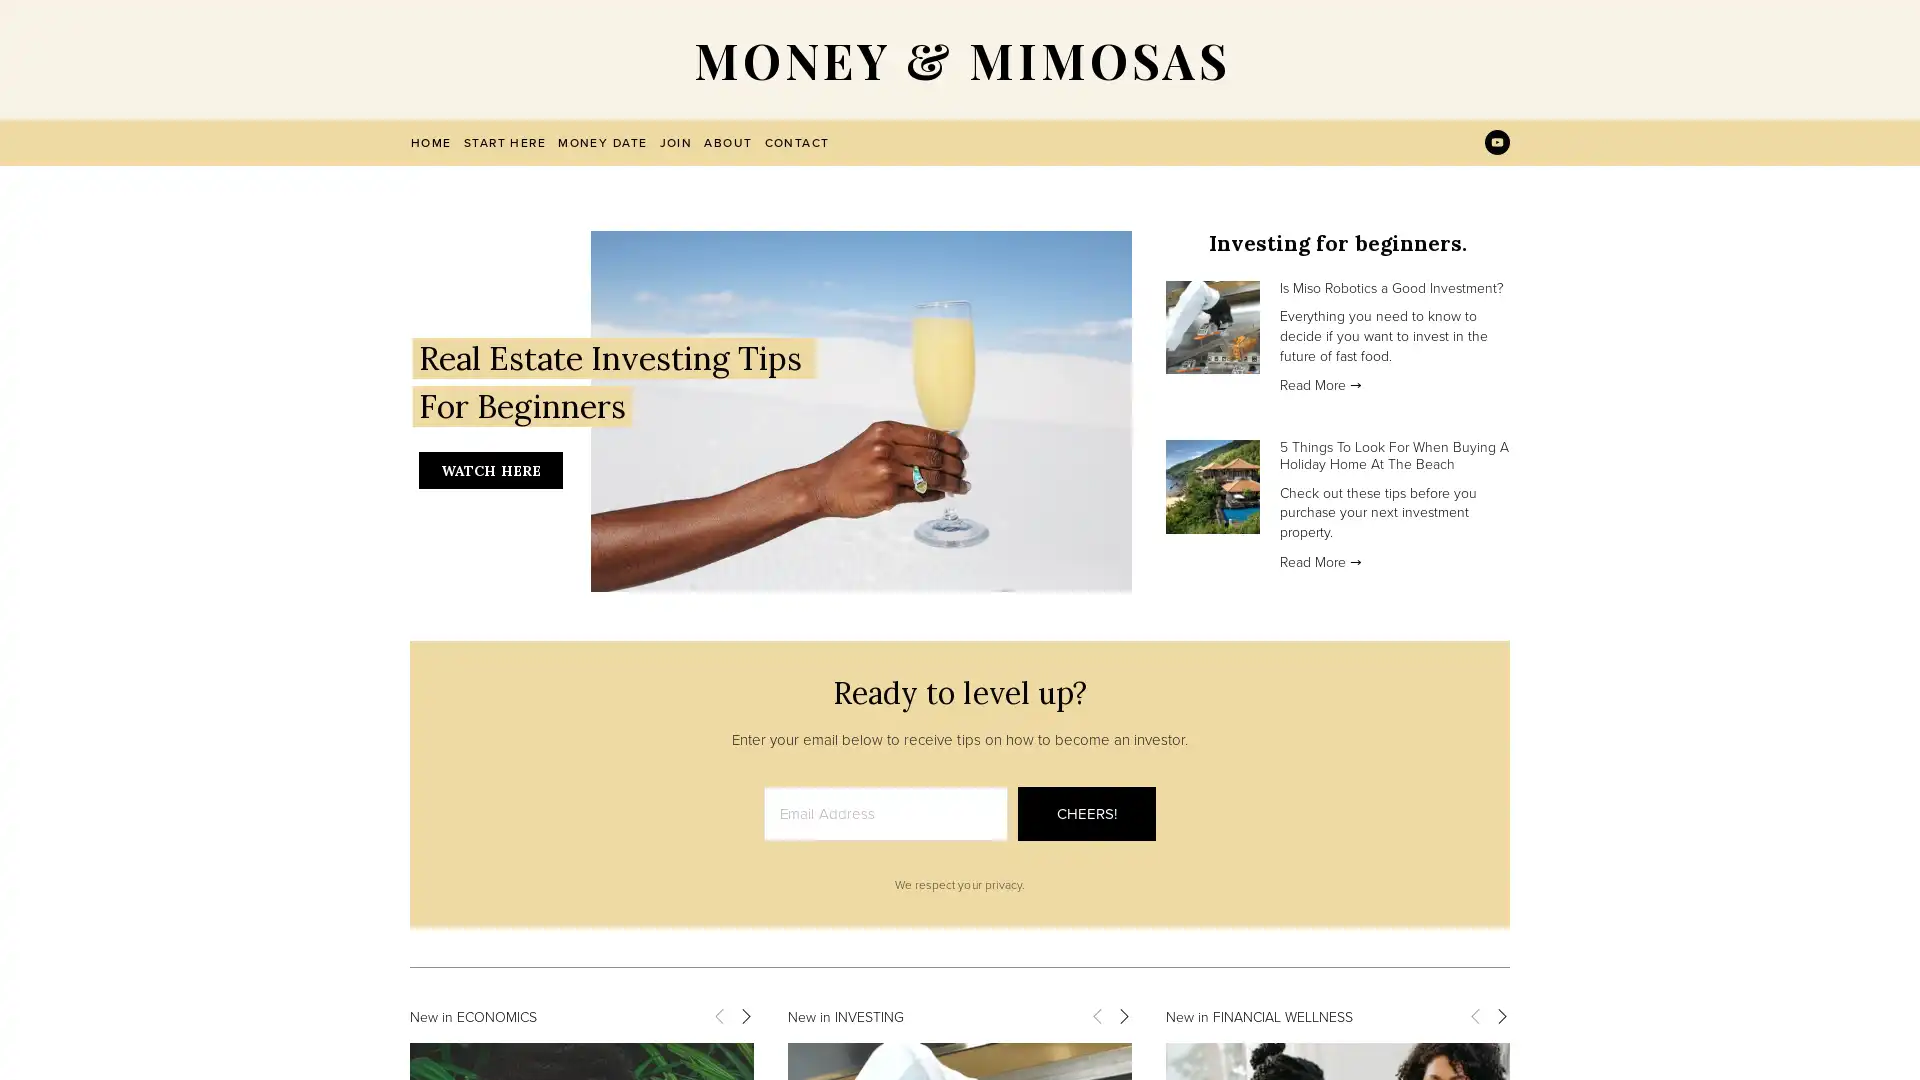 The height and width of the screenshot is (1080, 1920). What do you see at coordinates (1501, 1014) in the screenshot?
I see `Next` at bounding box center [1501, 1014].